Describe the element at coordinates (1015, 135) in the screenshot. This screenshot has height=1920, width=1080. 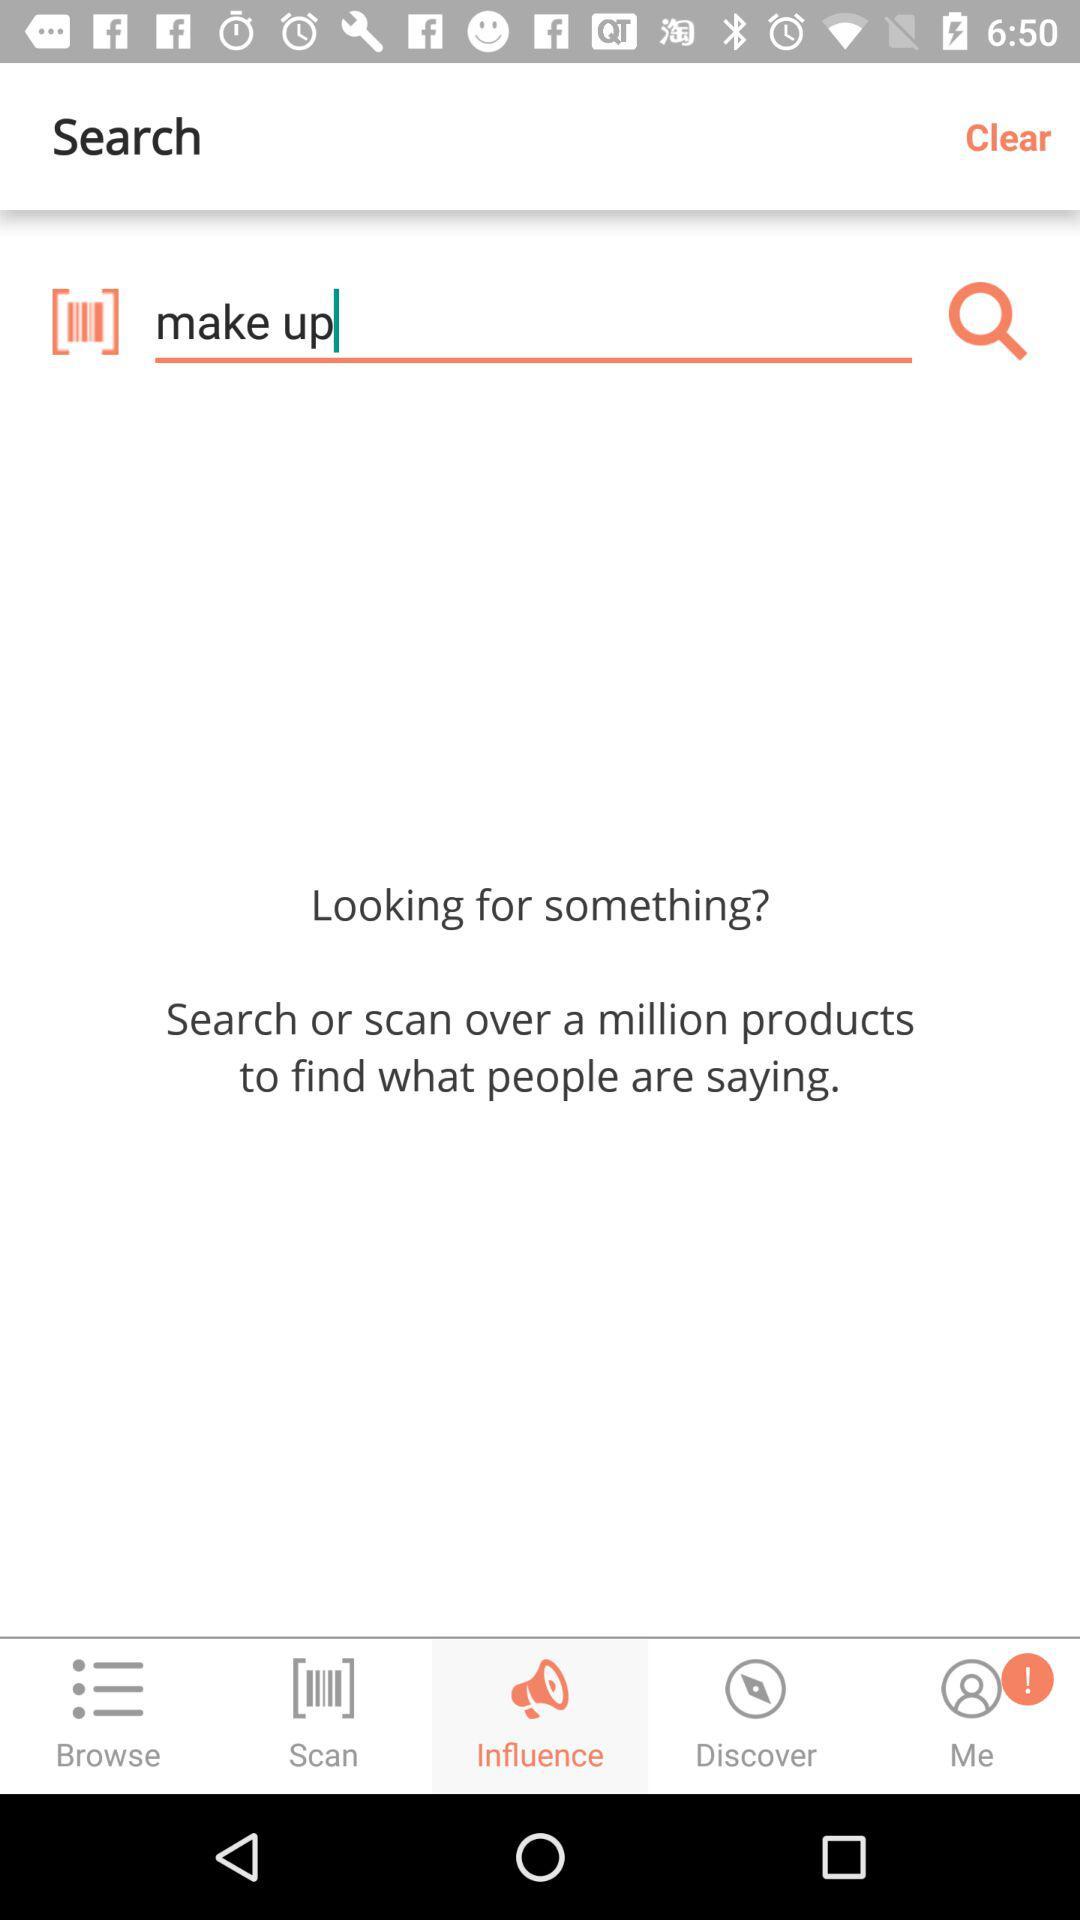
I see `the clear item` at that location.